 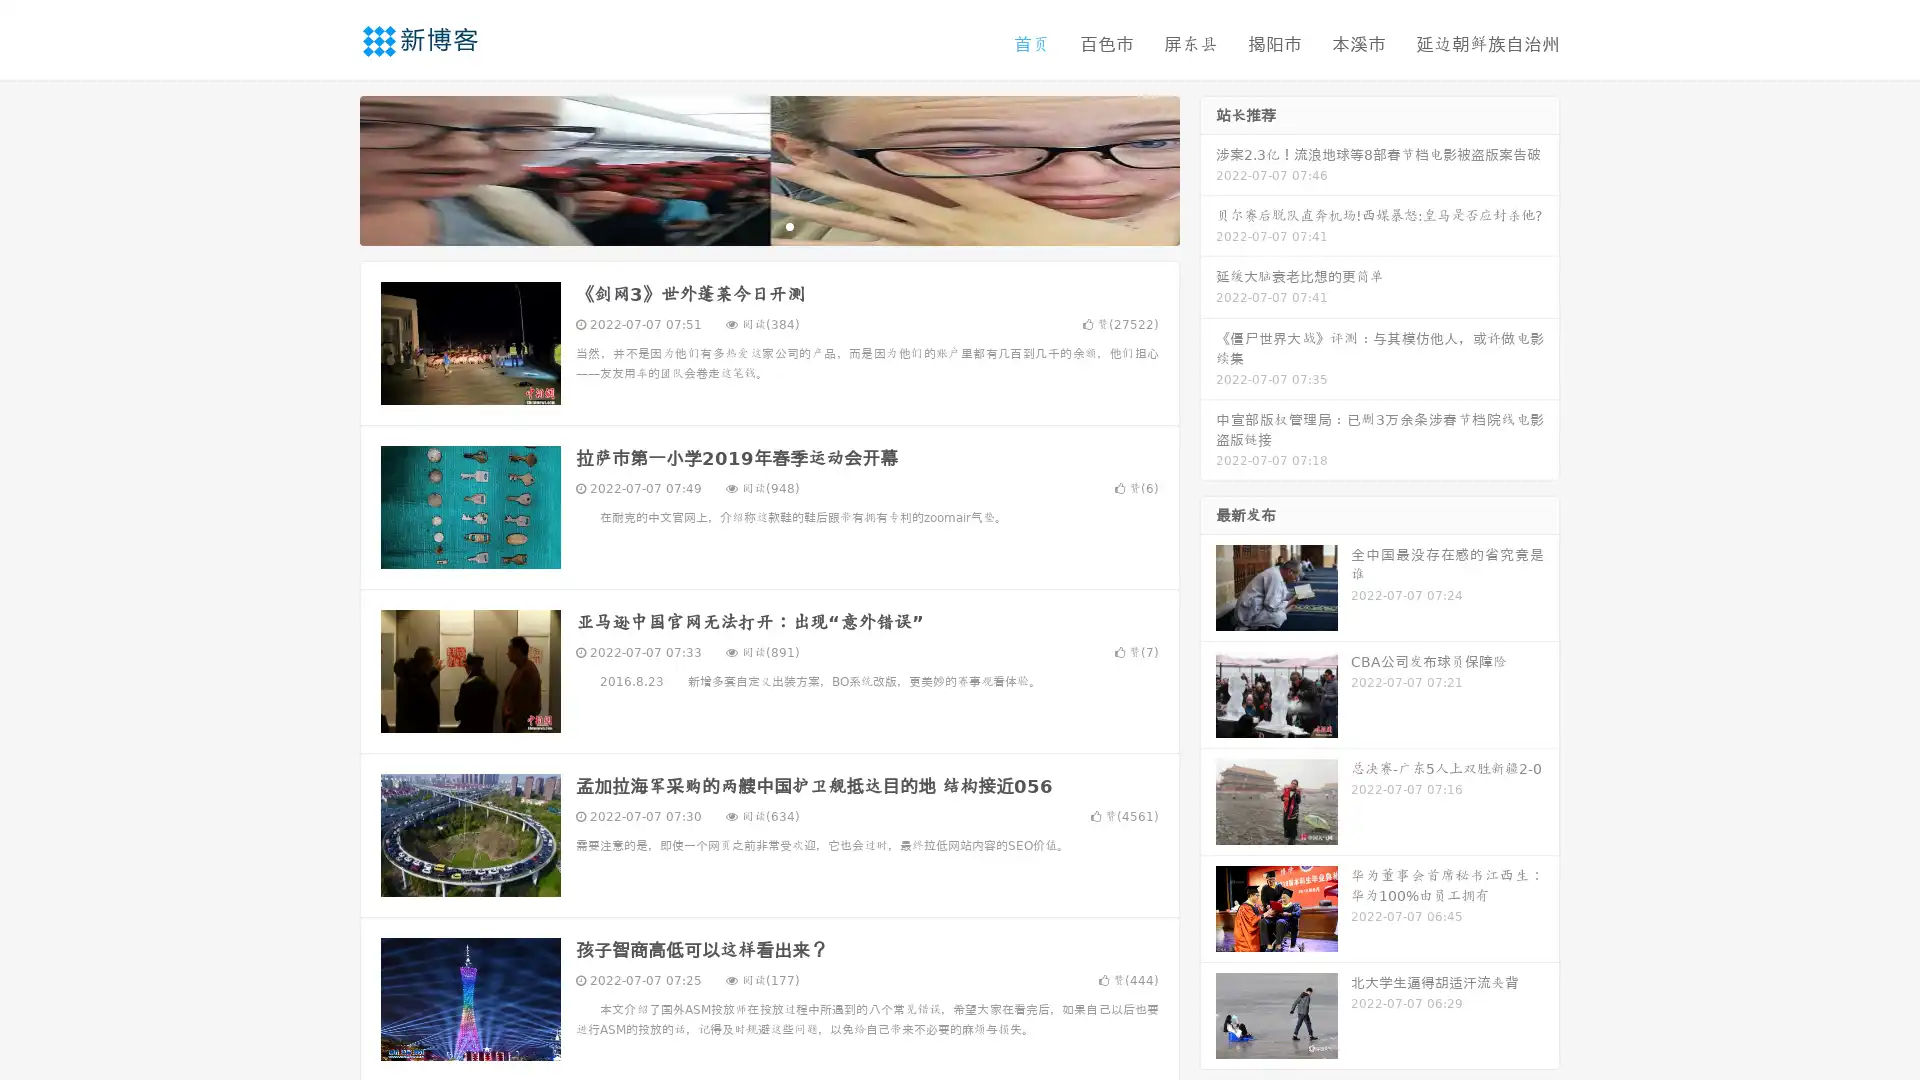 What do you see at coordinates (789, 225) in the screenshot?
I see `Go to slide 3` at bounding box center [789, 225].